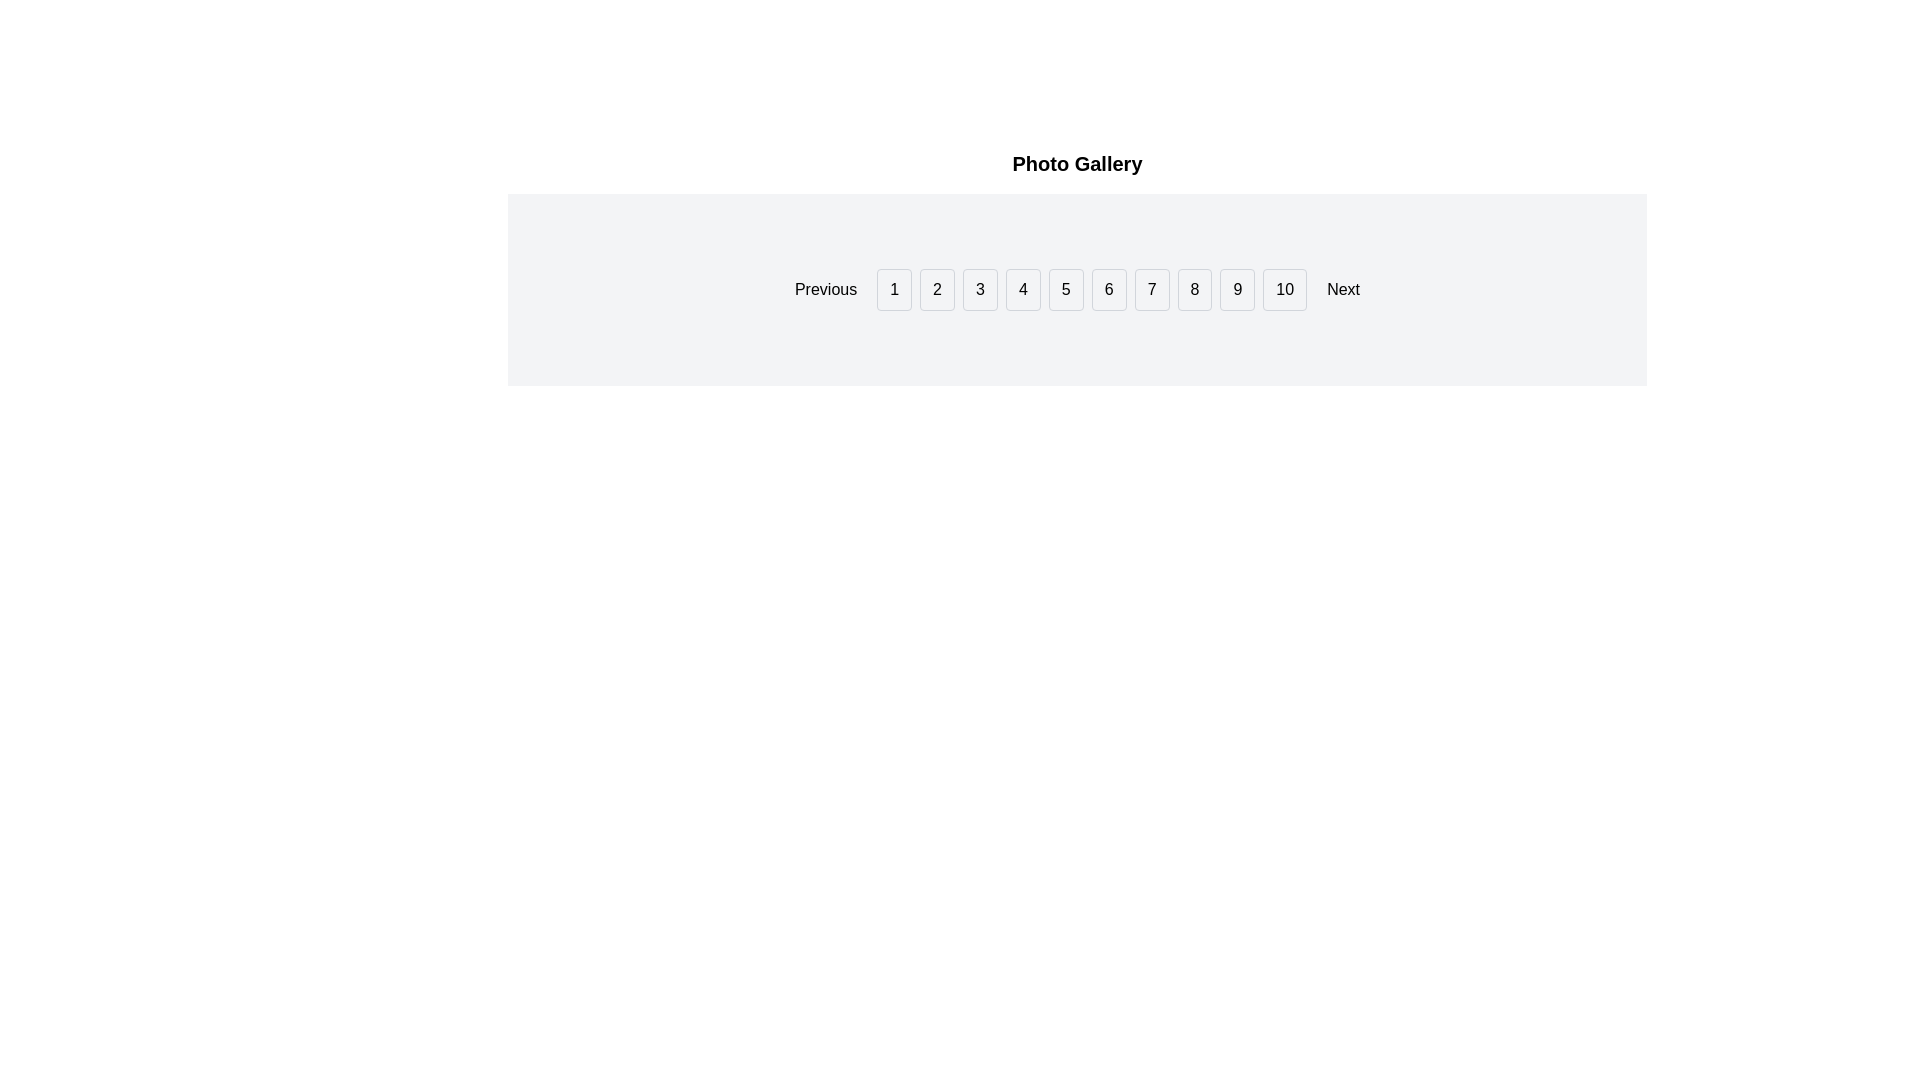 Image resolution: width=1920 pixels, height=1080 pixels. I want to click on the rectangular button with a light gray background and black text displaying the number '2', so click(936, 289).